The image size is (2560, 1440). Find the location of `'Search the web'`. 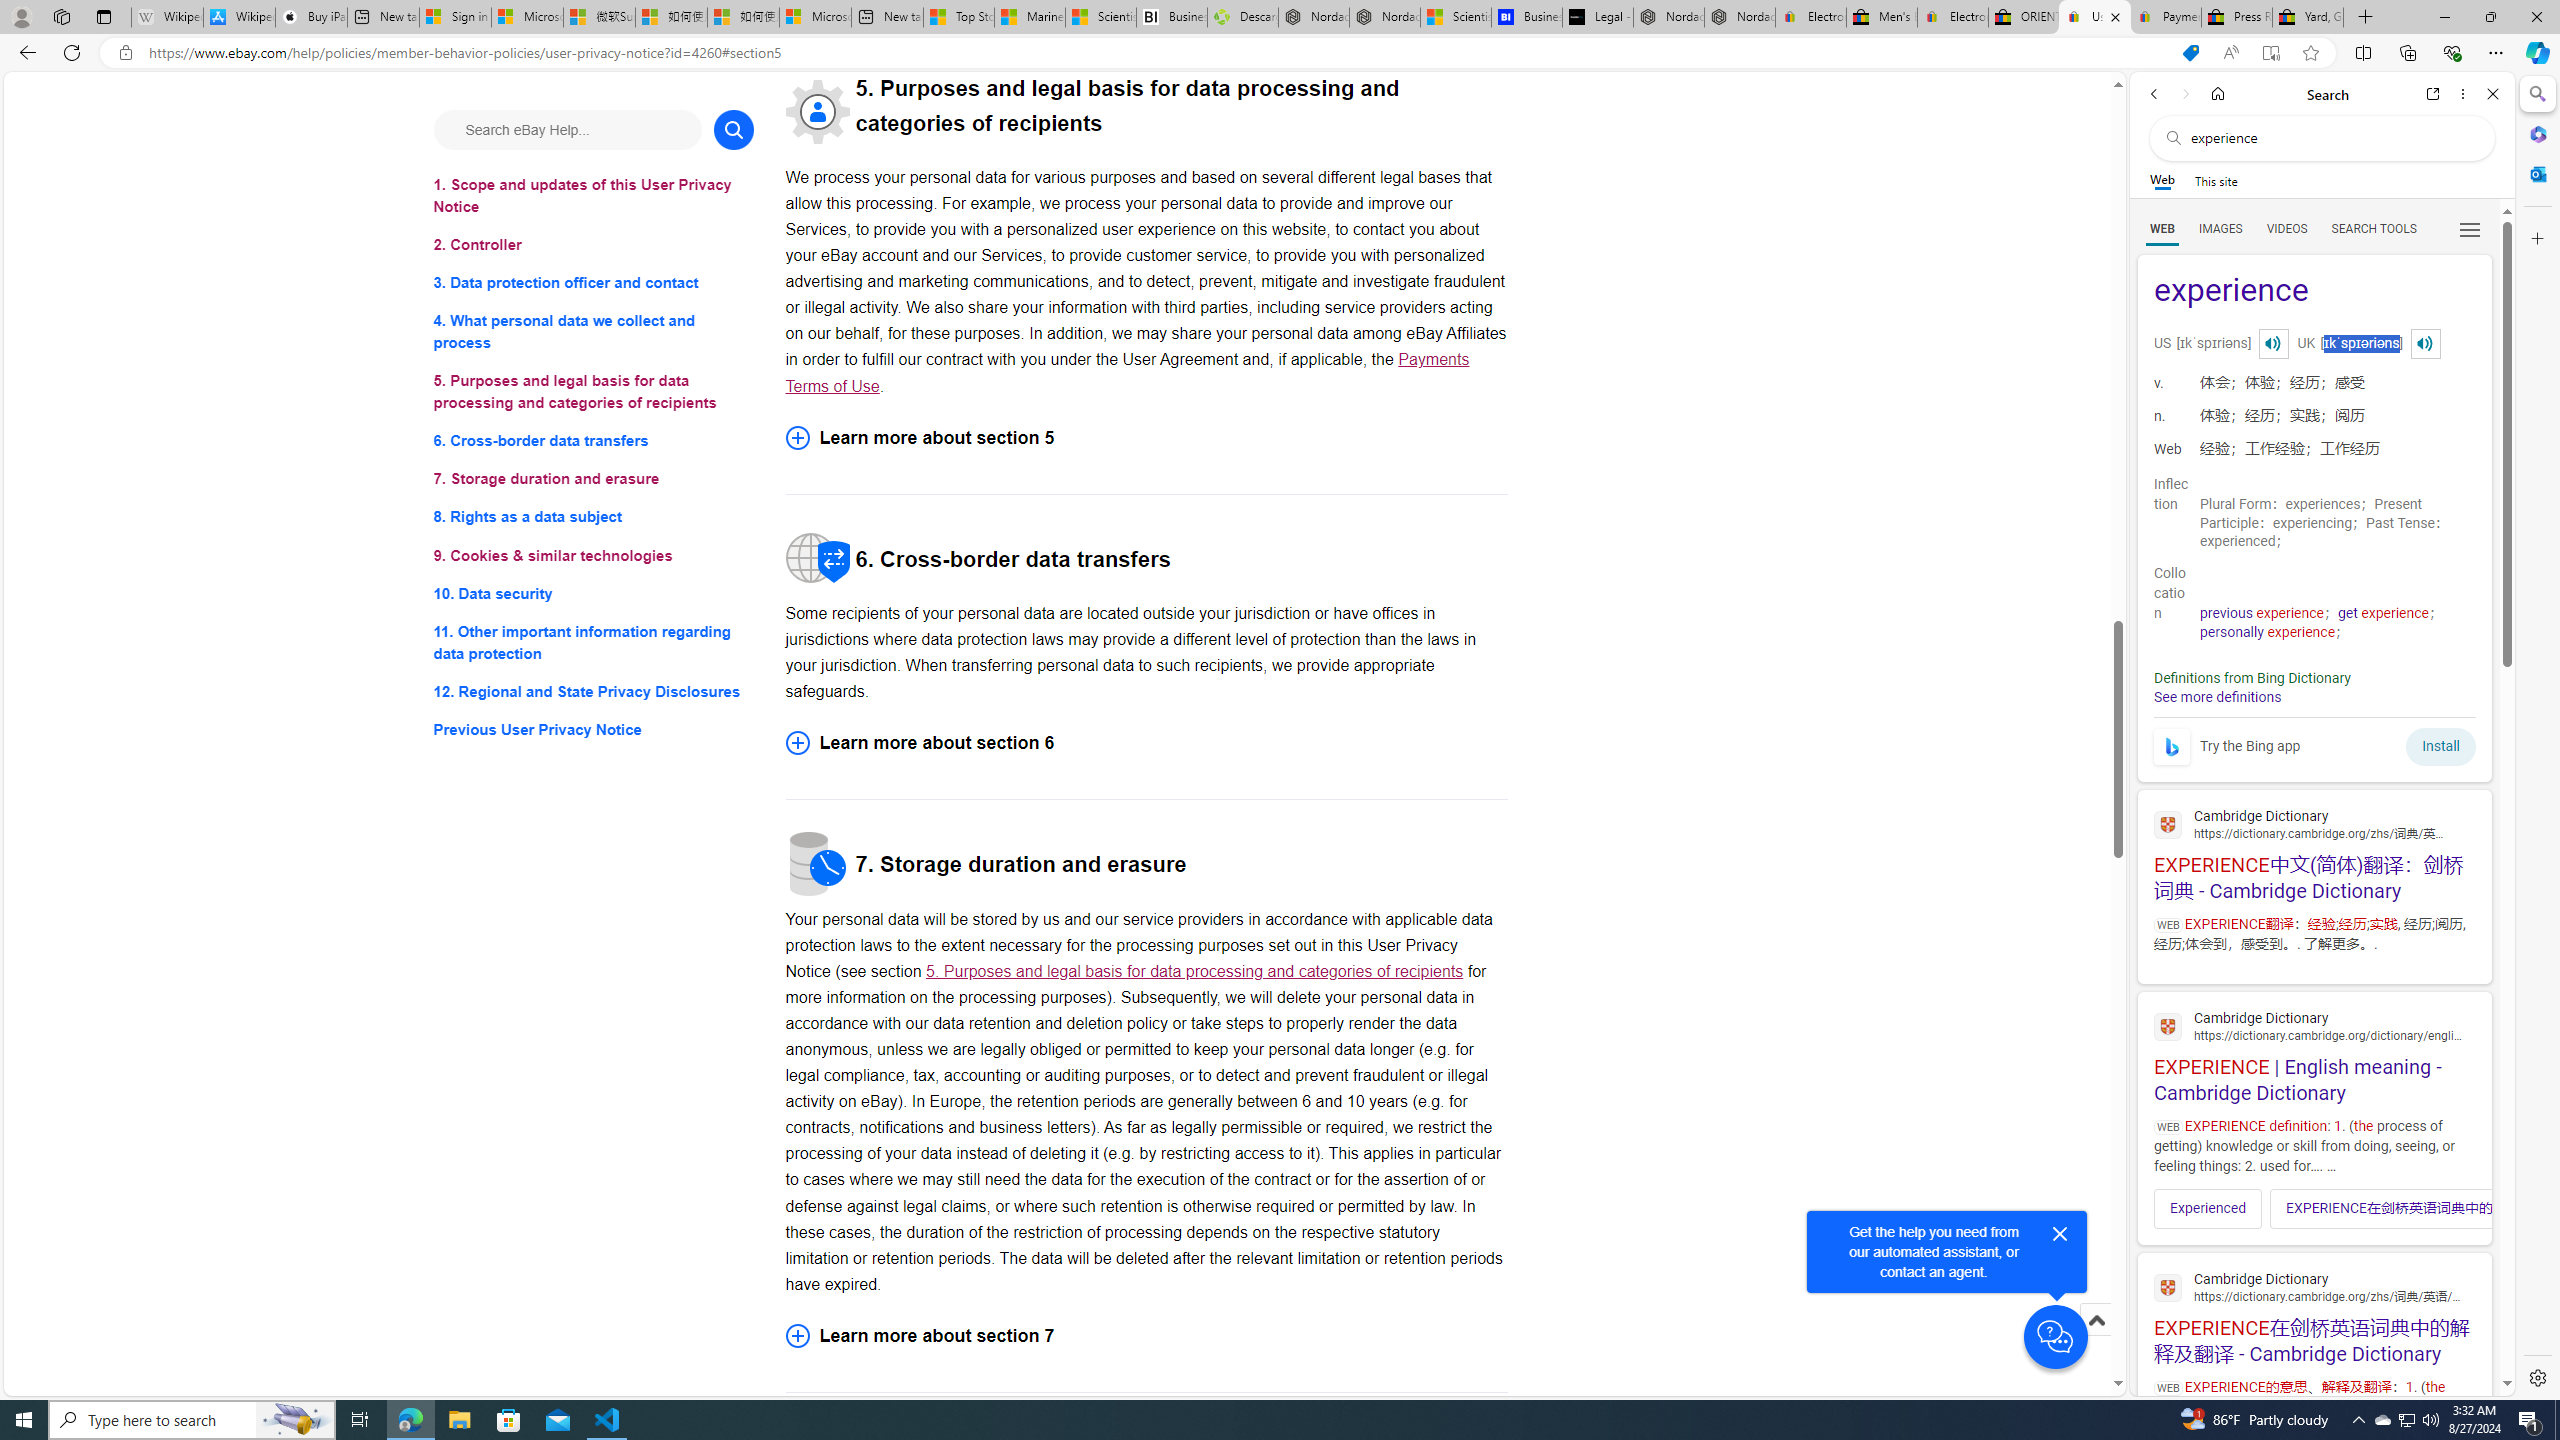

'Search the web' is located at coordinates (2331, 137).